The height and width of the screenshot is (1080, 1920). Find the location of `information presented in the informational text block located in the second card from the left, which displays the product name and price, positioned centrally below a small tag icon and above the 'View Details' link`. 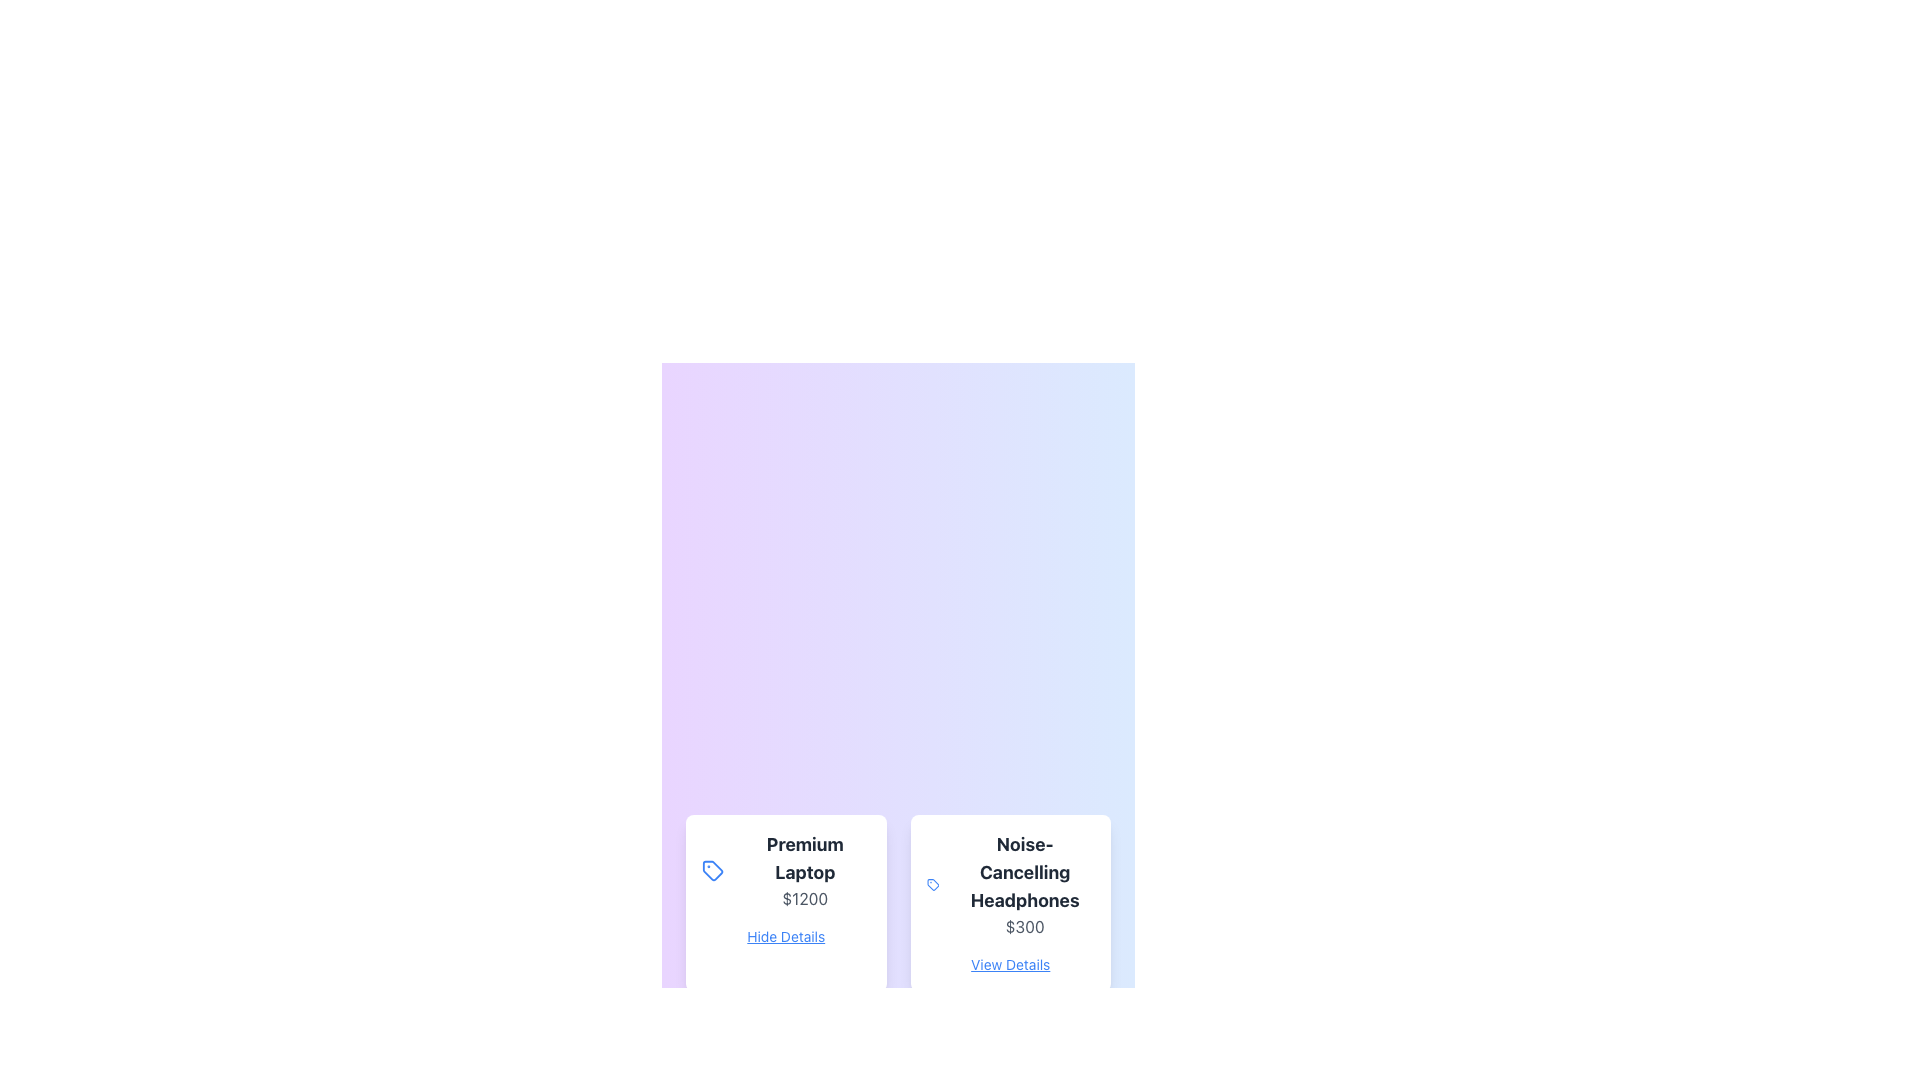

information presented in the informational text block located in the second card from the left, which displays the product name and price, positioned centrally below a small tag icon and above the 'View Details' link is located at coordinates (1025, 883).